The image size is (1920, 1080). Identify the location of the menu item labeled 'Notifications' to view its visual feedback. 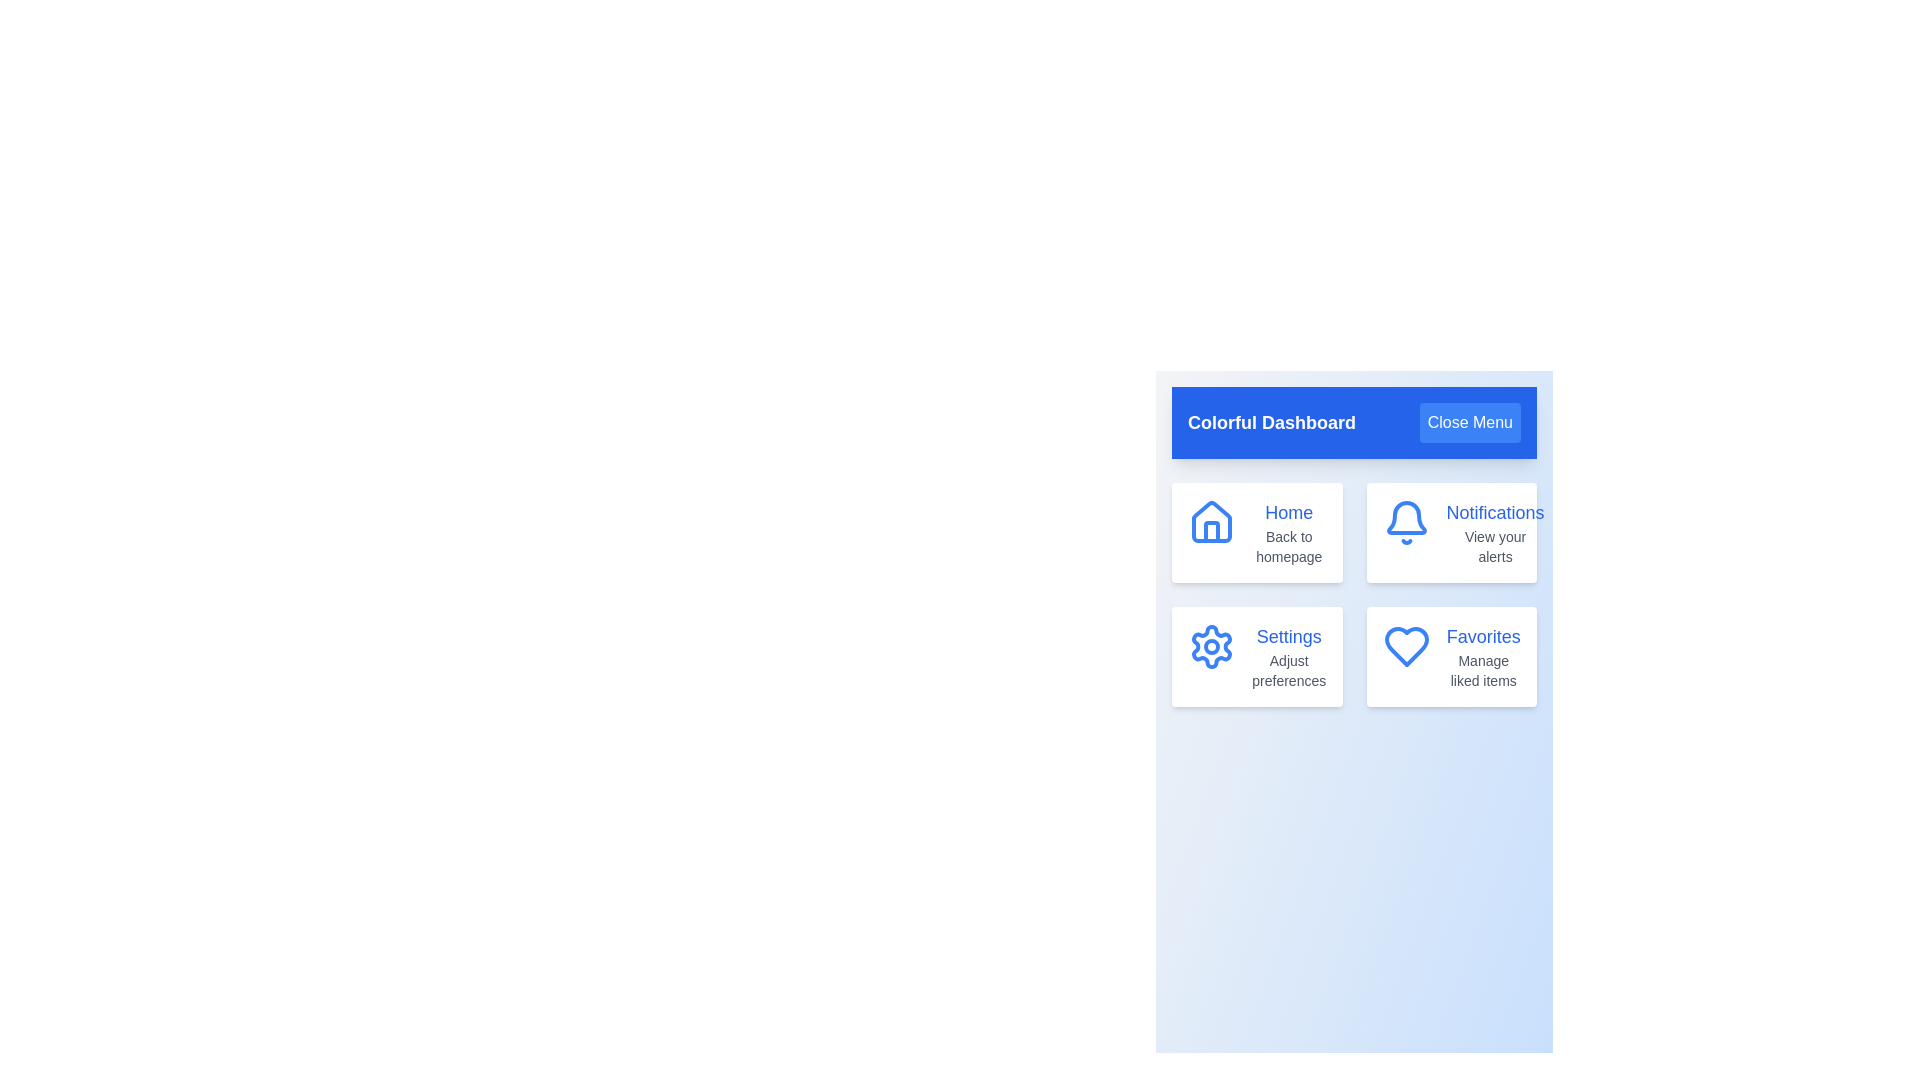
(1451, 531).